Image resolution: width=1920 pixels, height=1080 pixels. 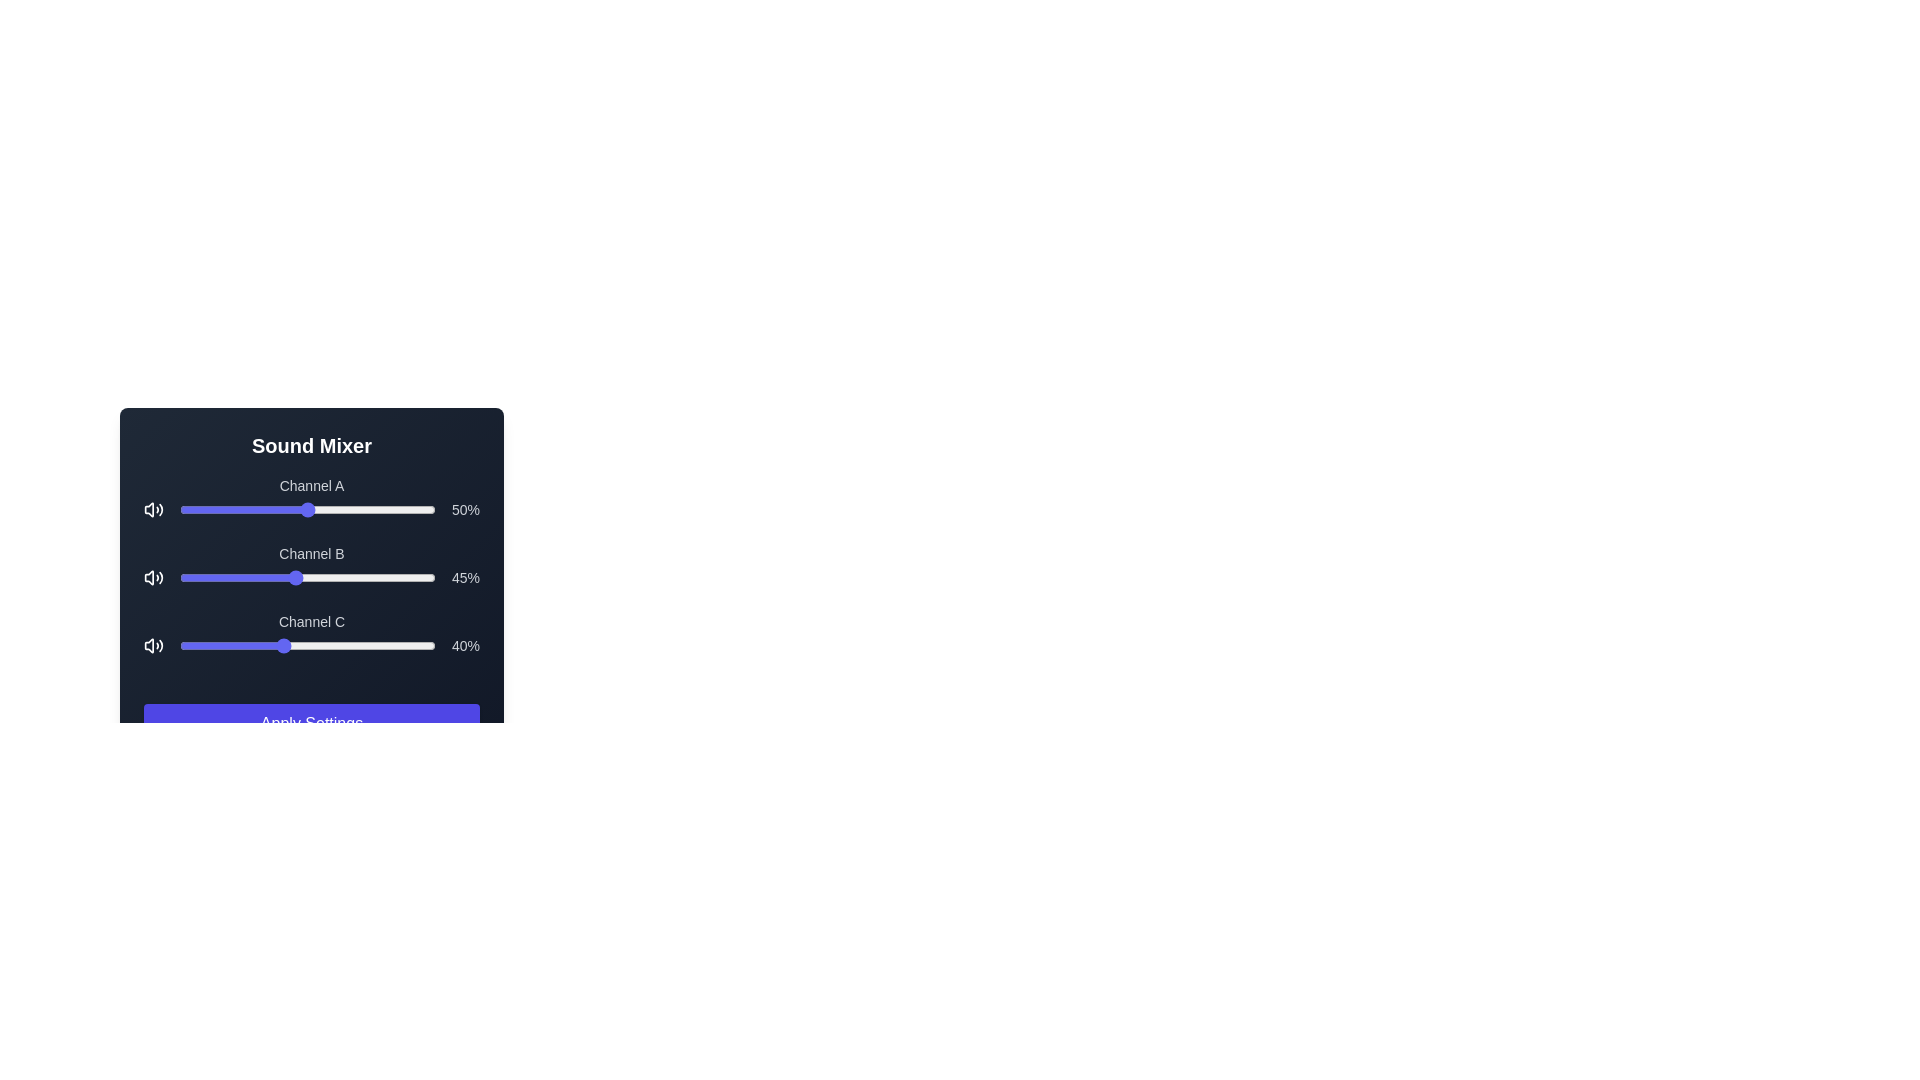 What do you see at coordinates (228, 508) in the screenshot?
I see `the volume` at bounding box center [228, 508].